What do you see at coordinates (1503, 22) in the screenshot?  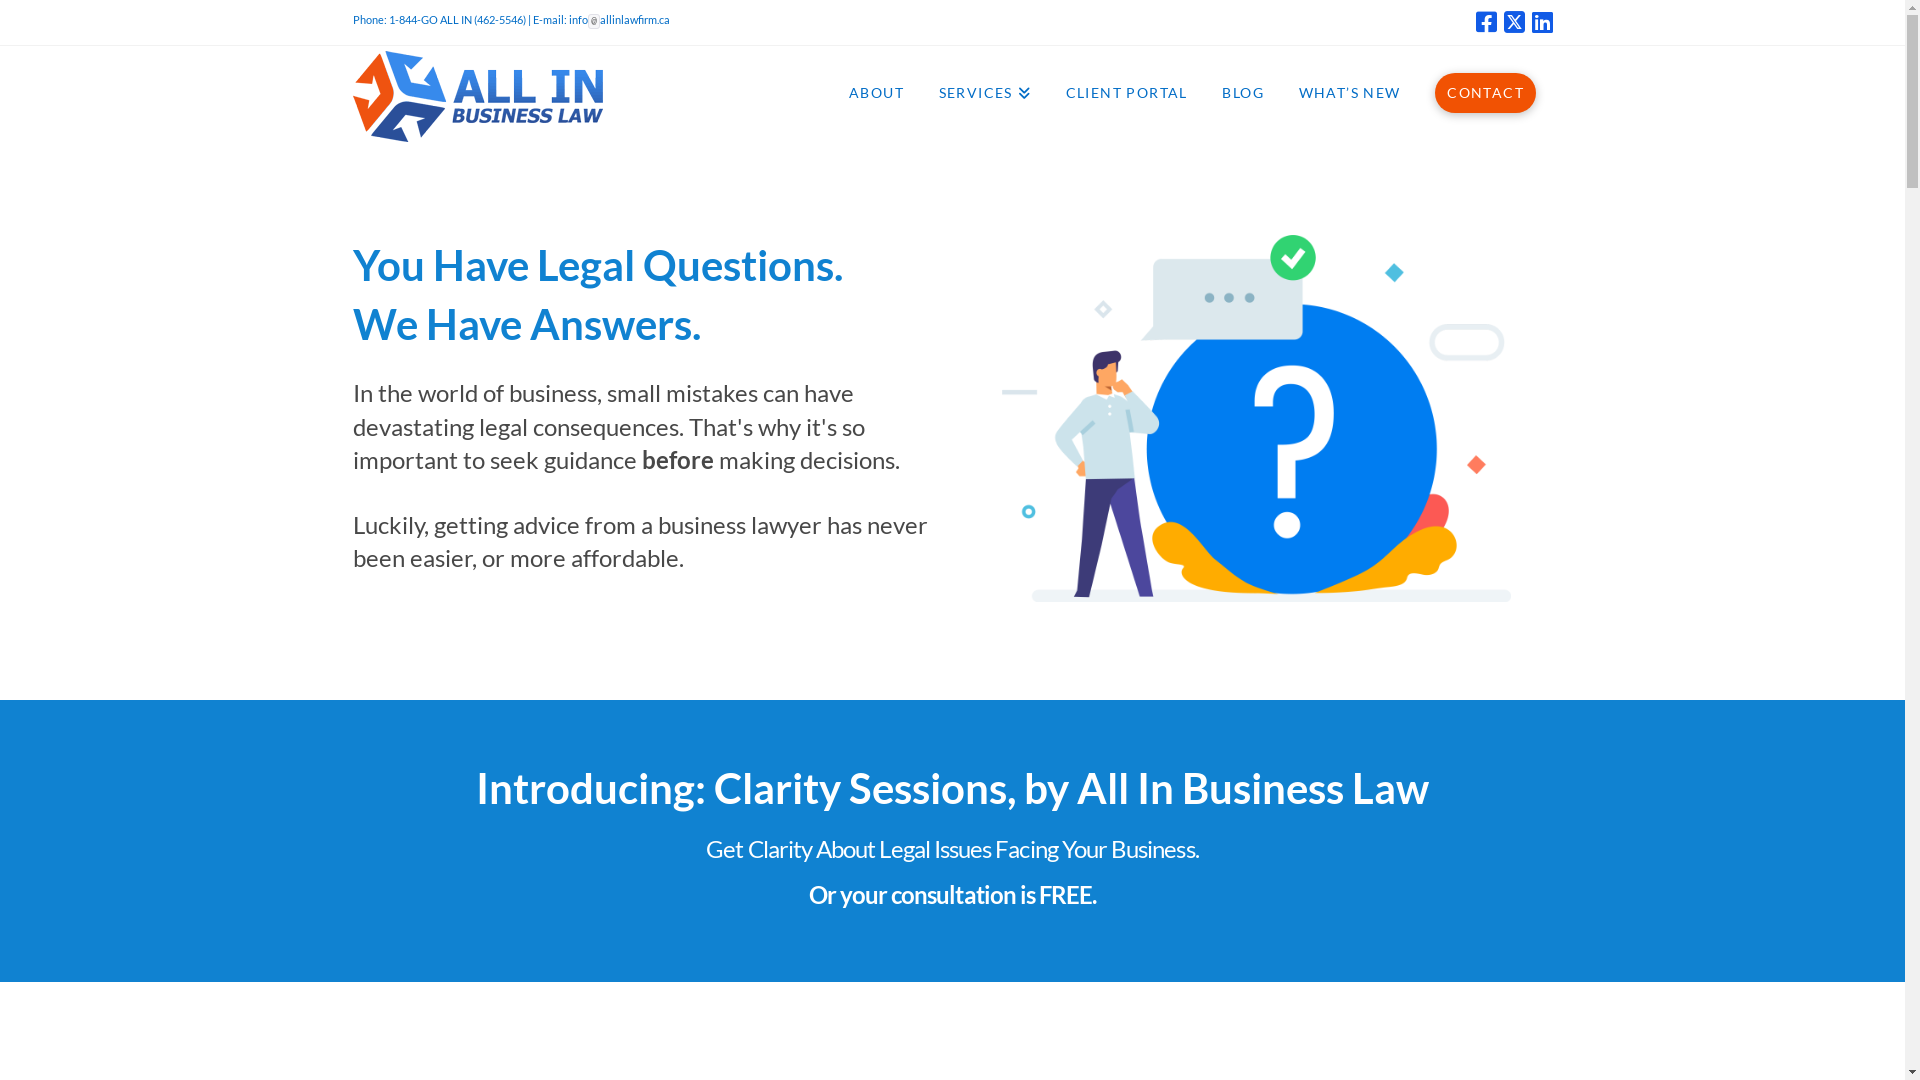 I see `'X / Twitter'` at bounding box center [1503, 22].